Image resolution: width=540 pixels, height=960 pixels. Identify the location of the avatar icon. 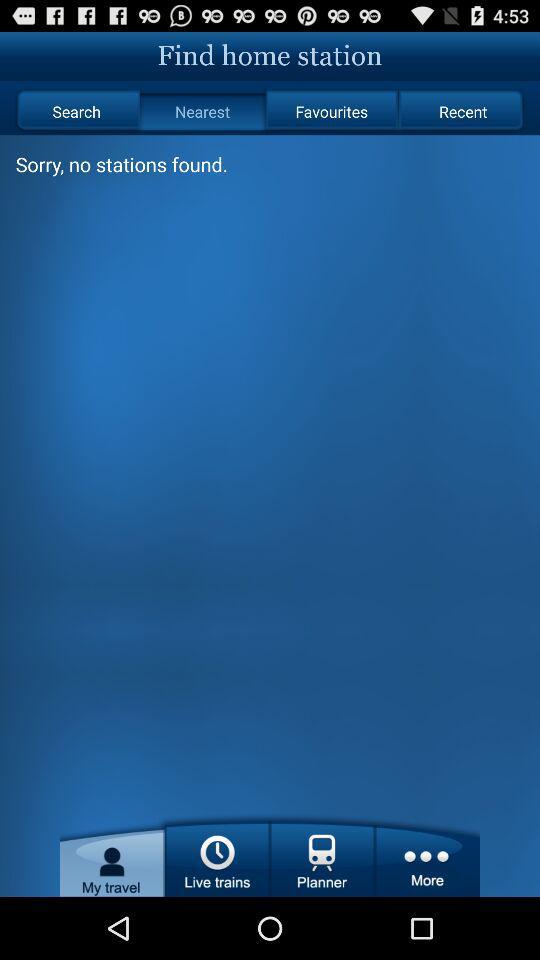
(112, 914).